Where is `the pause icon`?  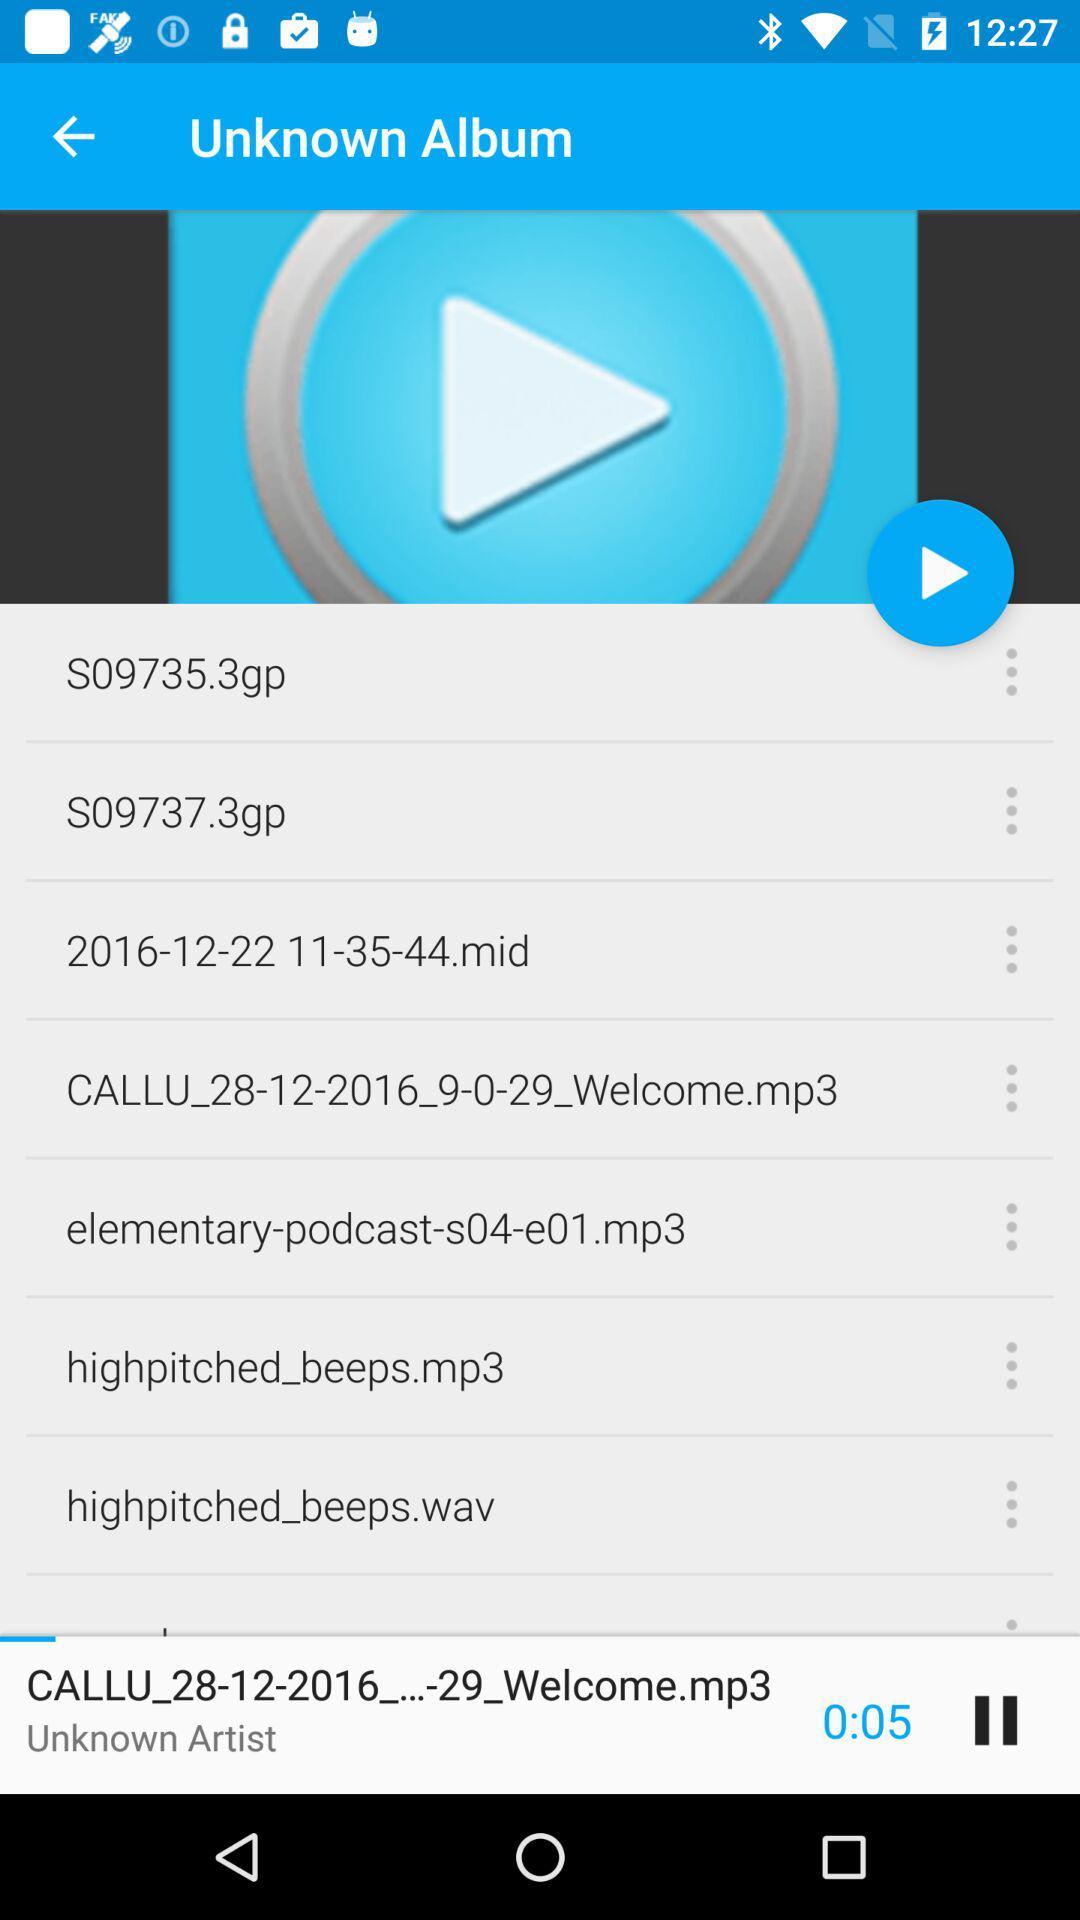
the pause icon is located at coordinates (995, 1719).